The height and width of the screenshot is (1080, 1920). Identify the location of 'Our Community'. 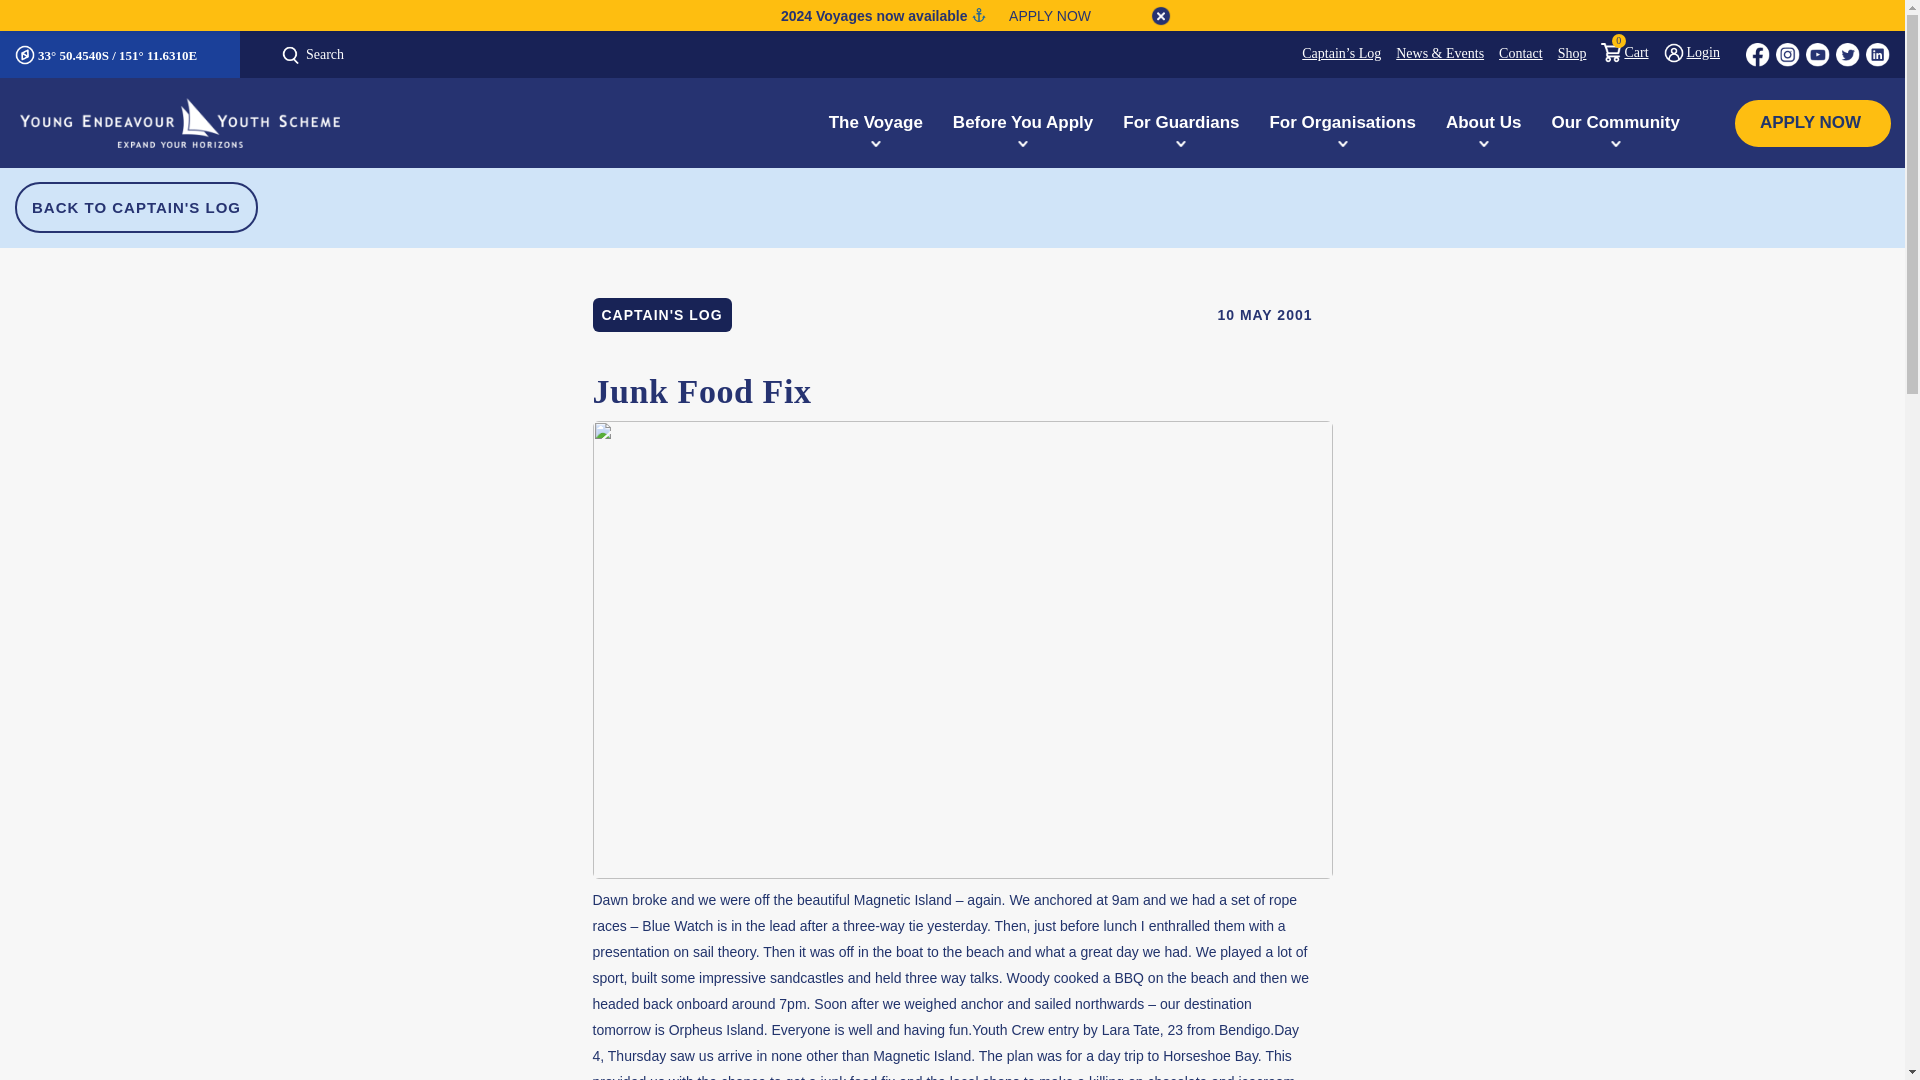
(1535, 123).